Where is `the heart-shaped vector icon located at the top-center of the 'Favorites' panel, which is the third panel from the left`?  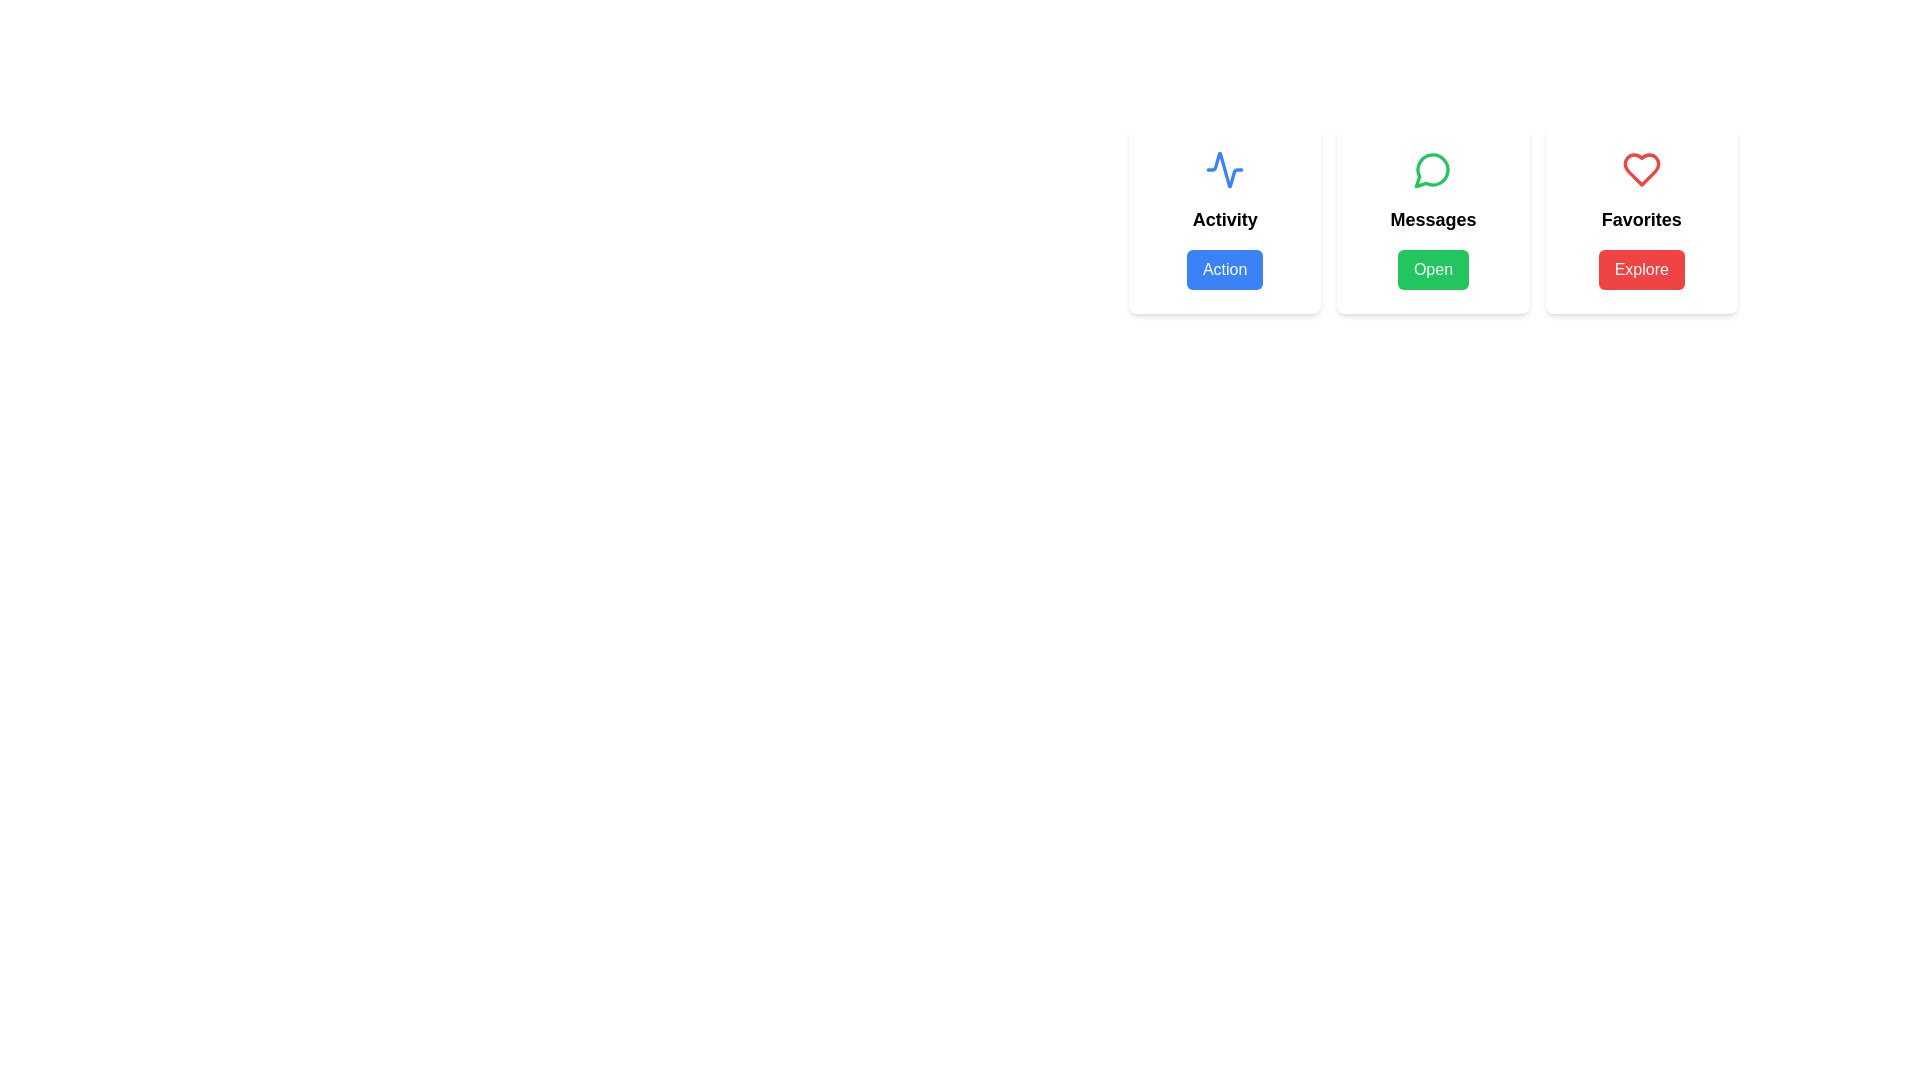 the heart-shaped vector icon located at the top-center of the 'Favorites' panel, which is the third panel from the left is located at coordinates (1641, 168).